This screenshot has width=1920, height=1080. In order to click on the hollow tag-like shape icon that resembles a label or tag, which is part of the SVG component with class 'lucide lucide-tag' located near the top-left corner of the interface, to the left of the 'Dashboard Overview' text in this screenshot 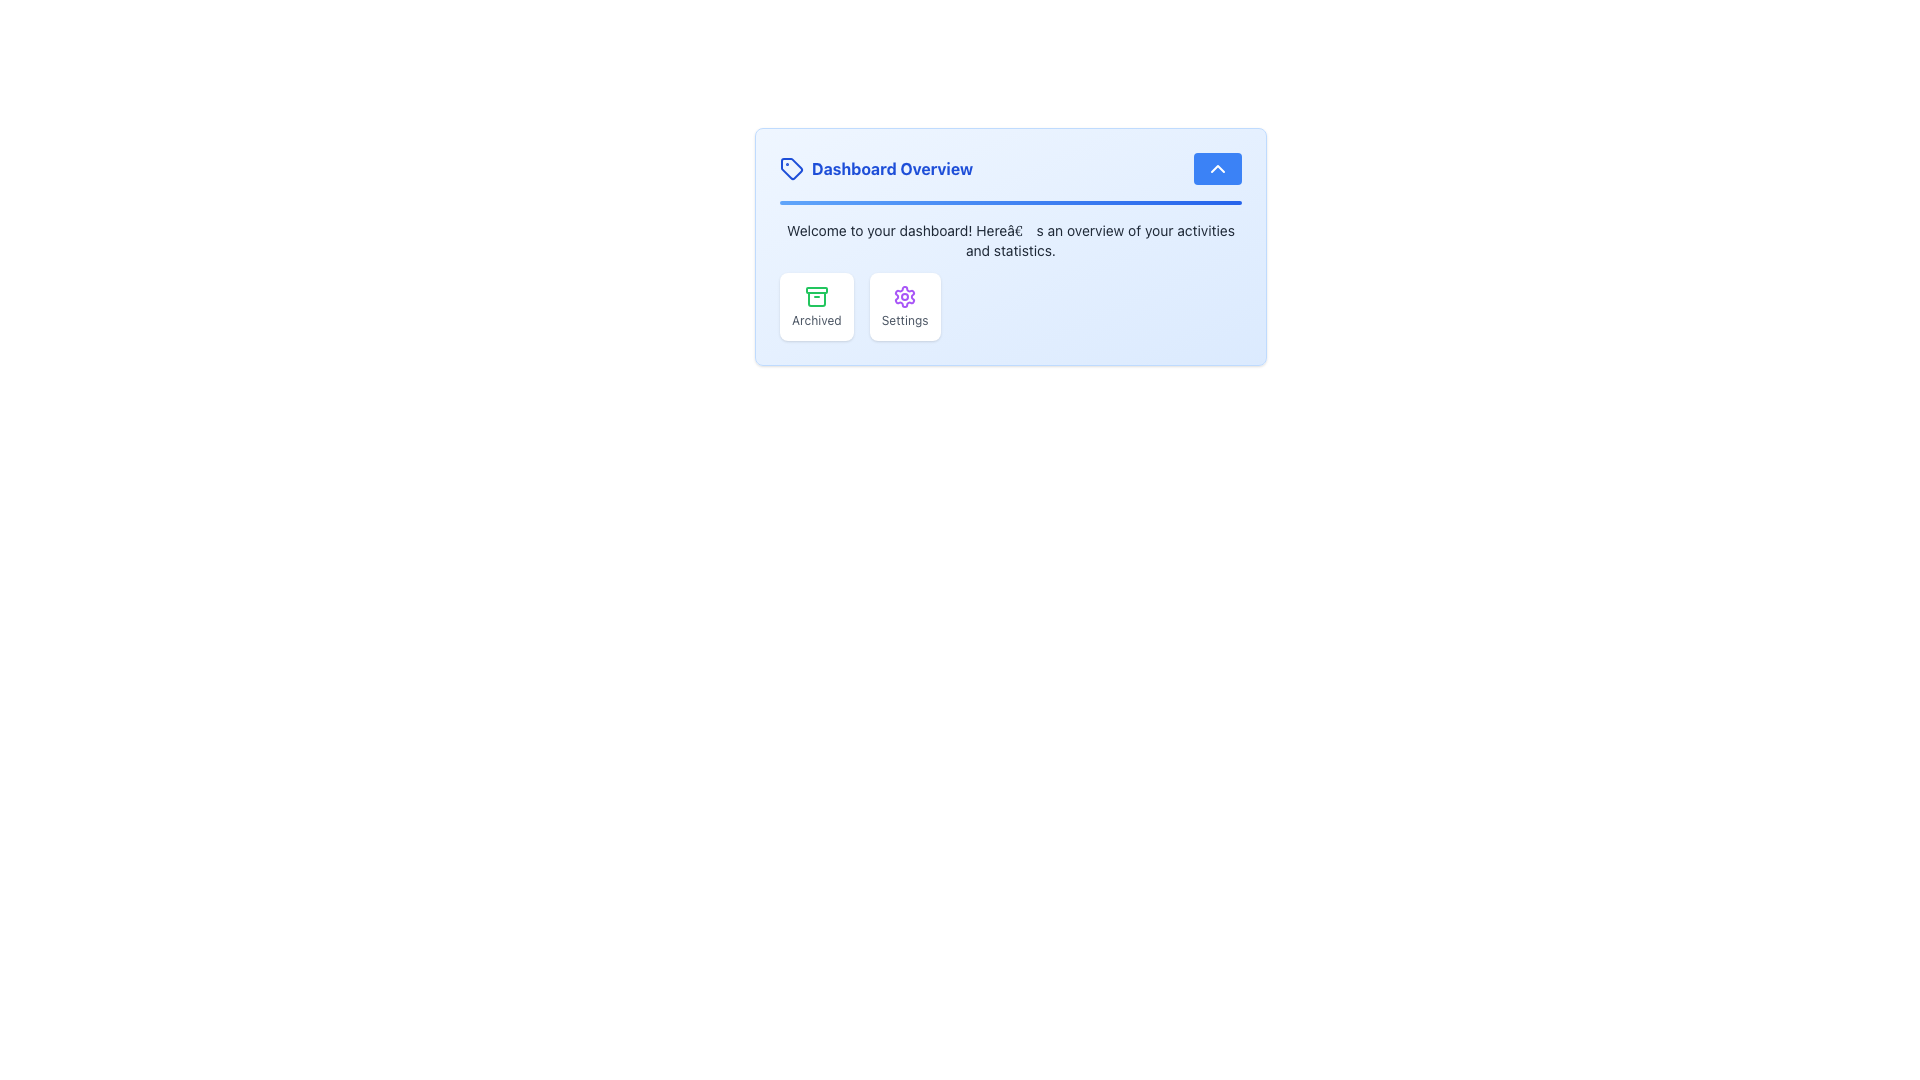, I will do `click(791, 168)`.